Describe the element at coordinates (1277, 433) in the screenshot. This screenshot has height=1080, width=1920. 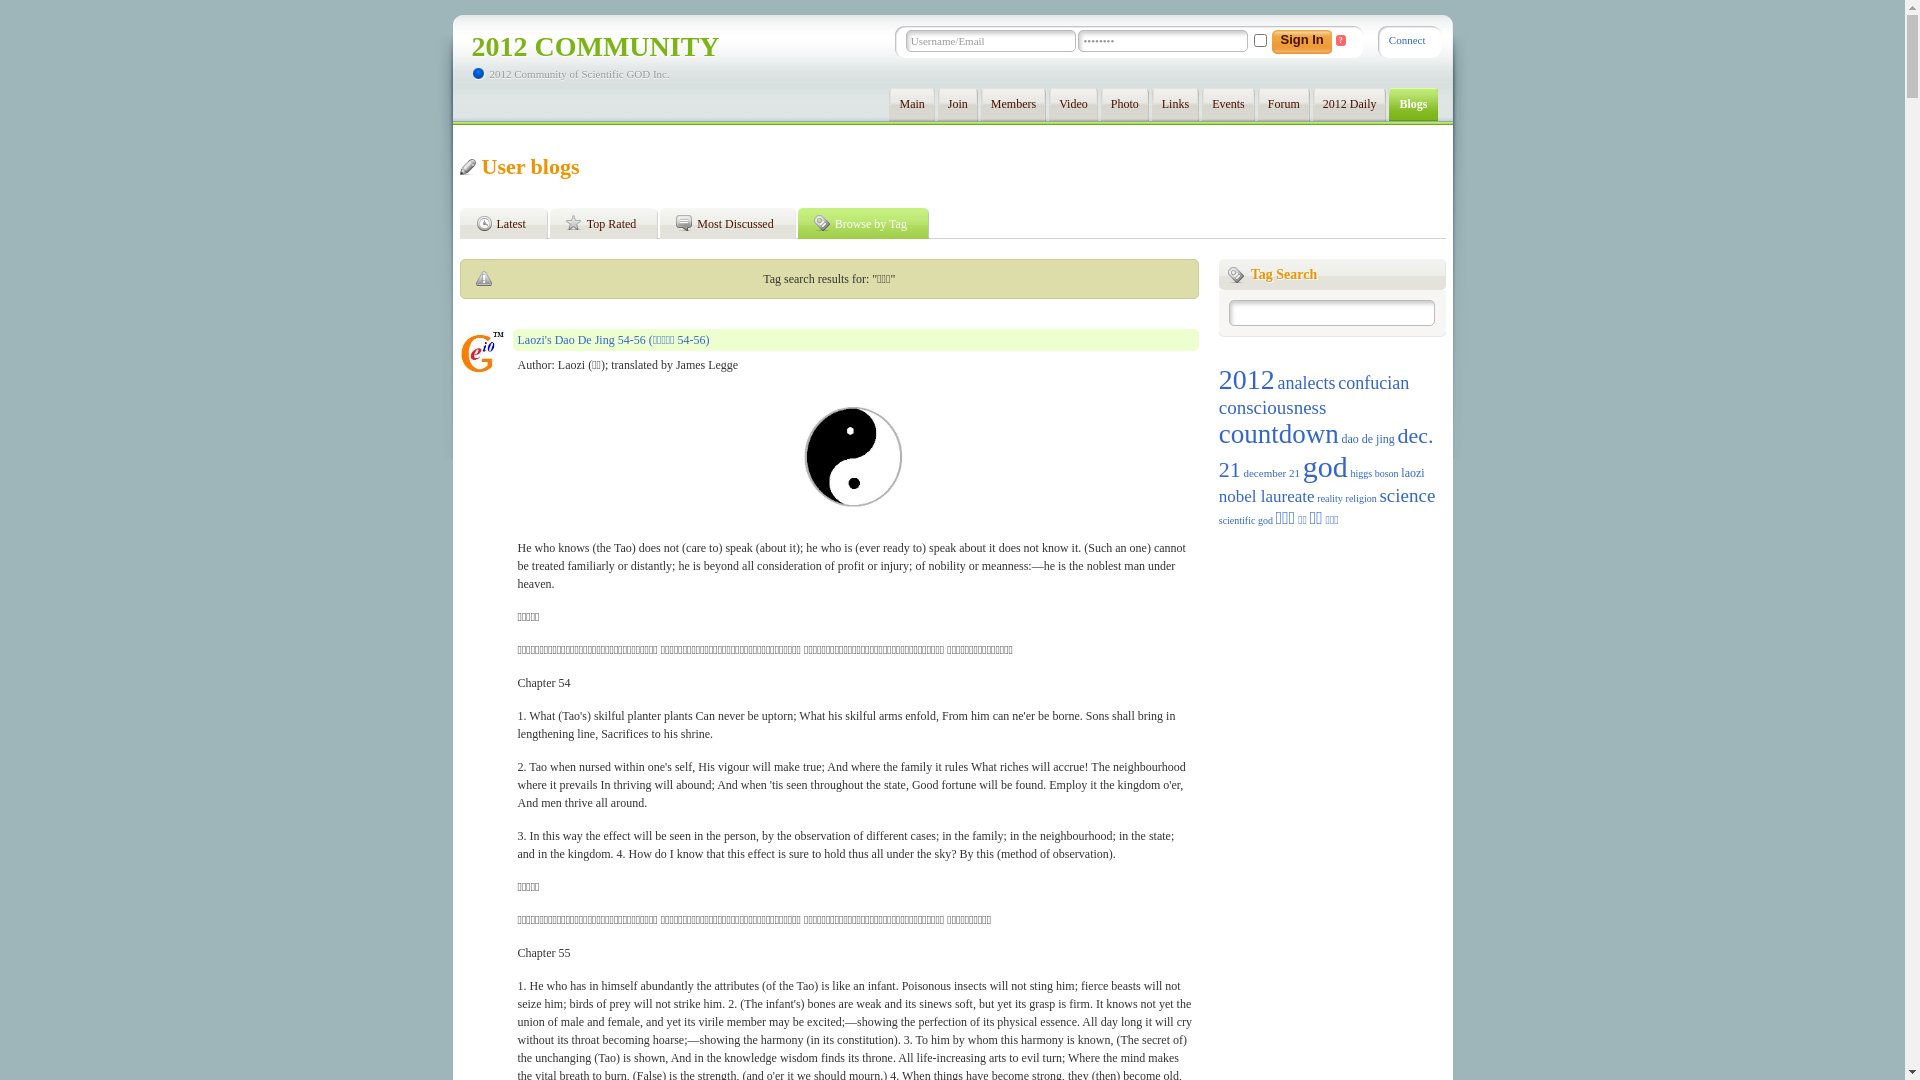
I see `'countdown'` at that location.